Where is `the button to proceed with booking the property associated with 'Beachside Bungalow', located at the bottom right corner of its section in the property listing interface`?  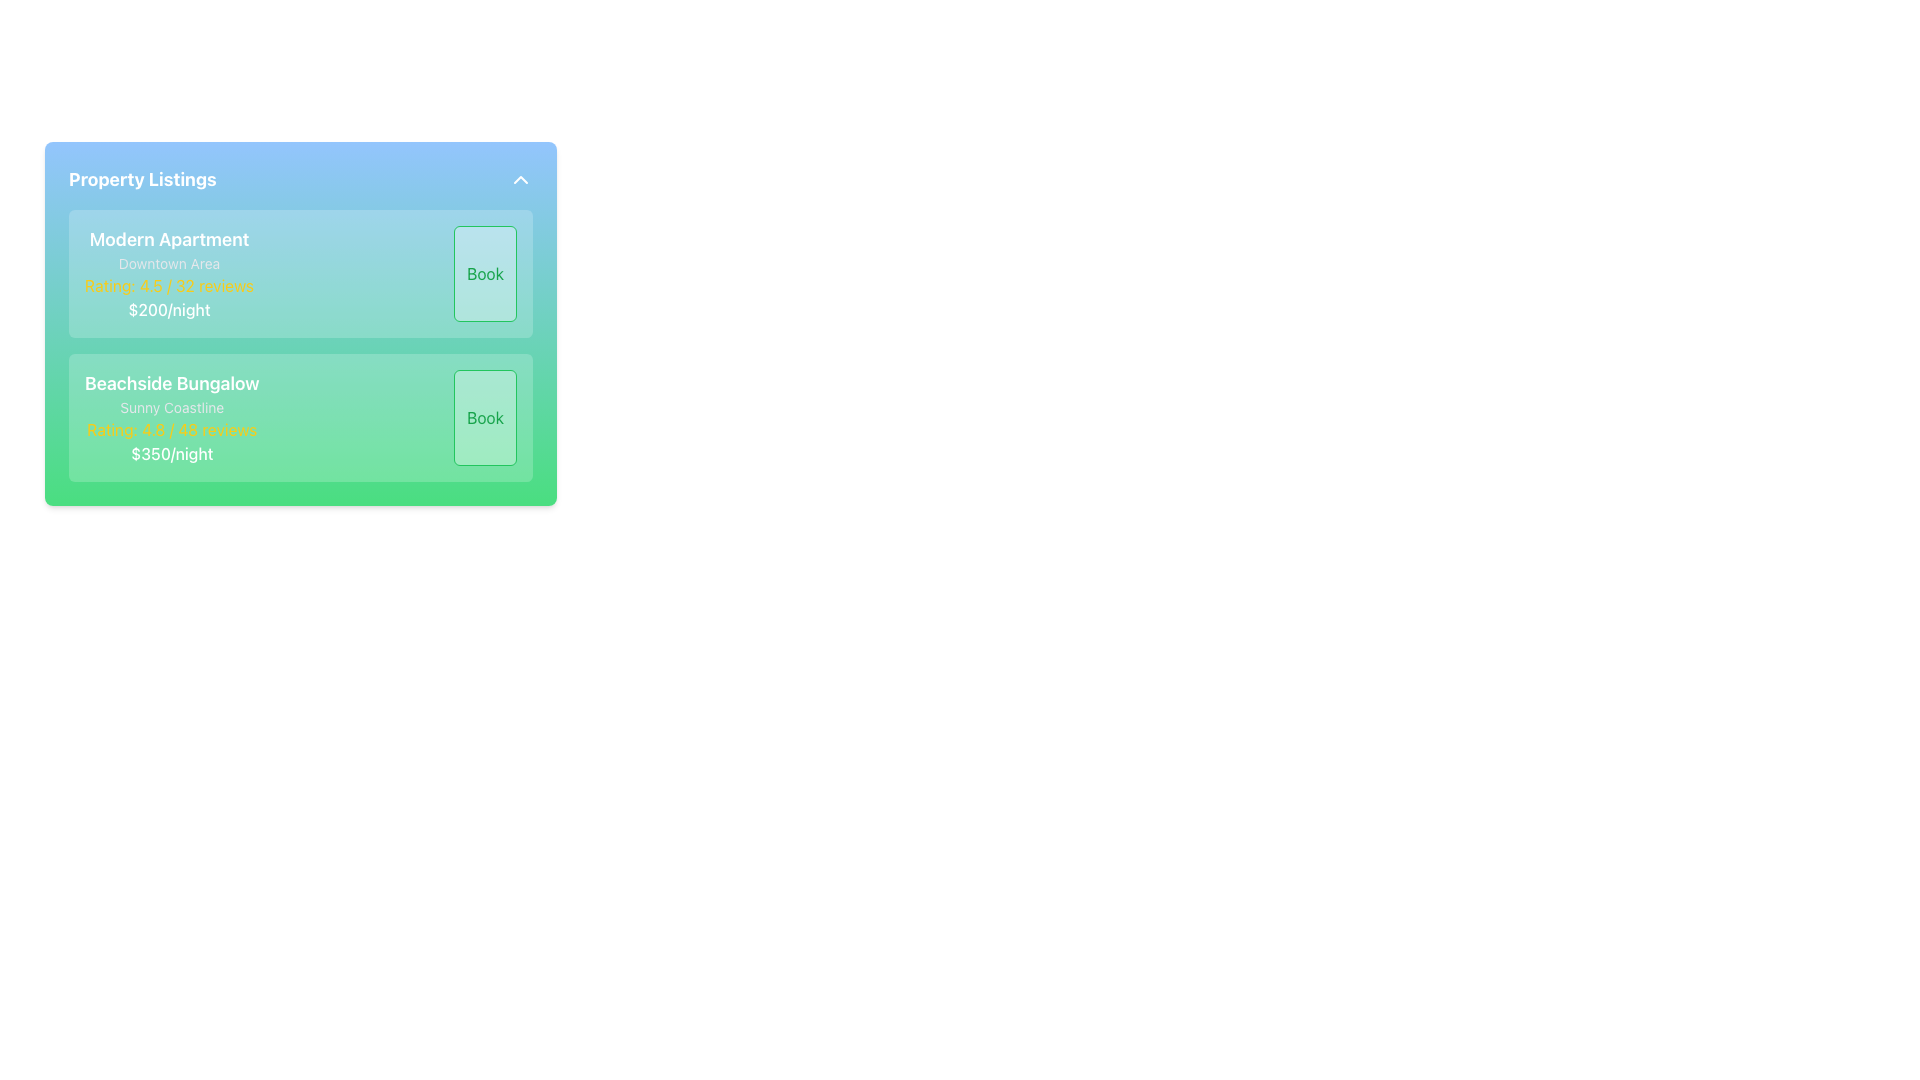 the button to proceed with booking the property associated with 'Beachside Bungalow', located at the bottom right corner of its section in the property listing interface is located at coordinates (485, 416).